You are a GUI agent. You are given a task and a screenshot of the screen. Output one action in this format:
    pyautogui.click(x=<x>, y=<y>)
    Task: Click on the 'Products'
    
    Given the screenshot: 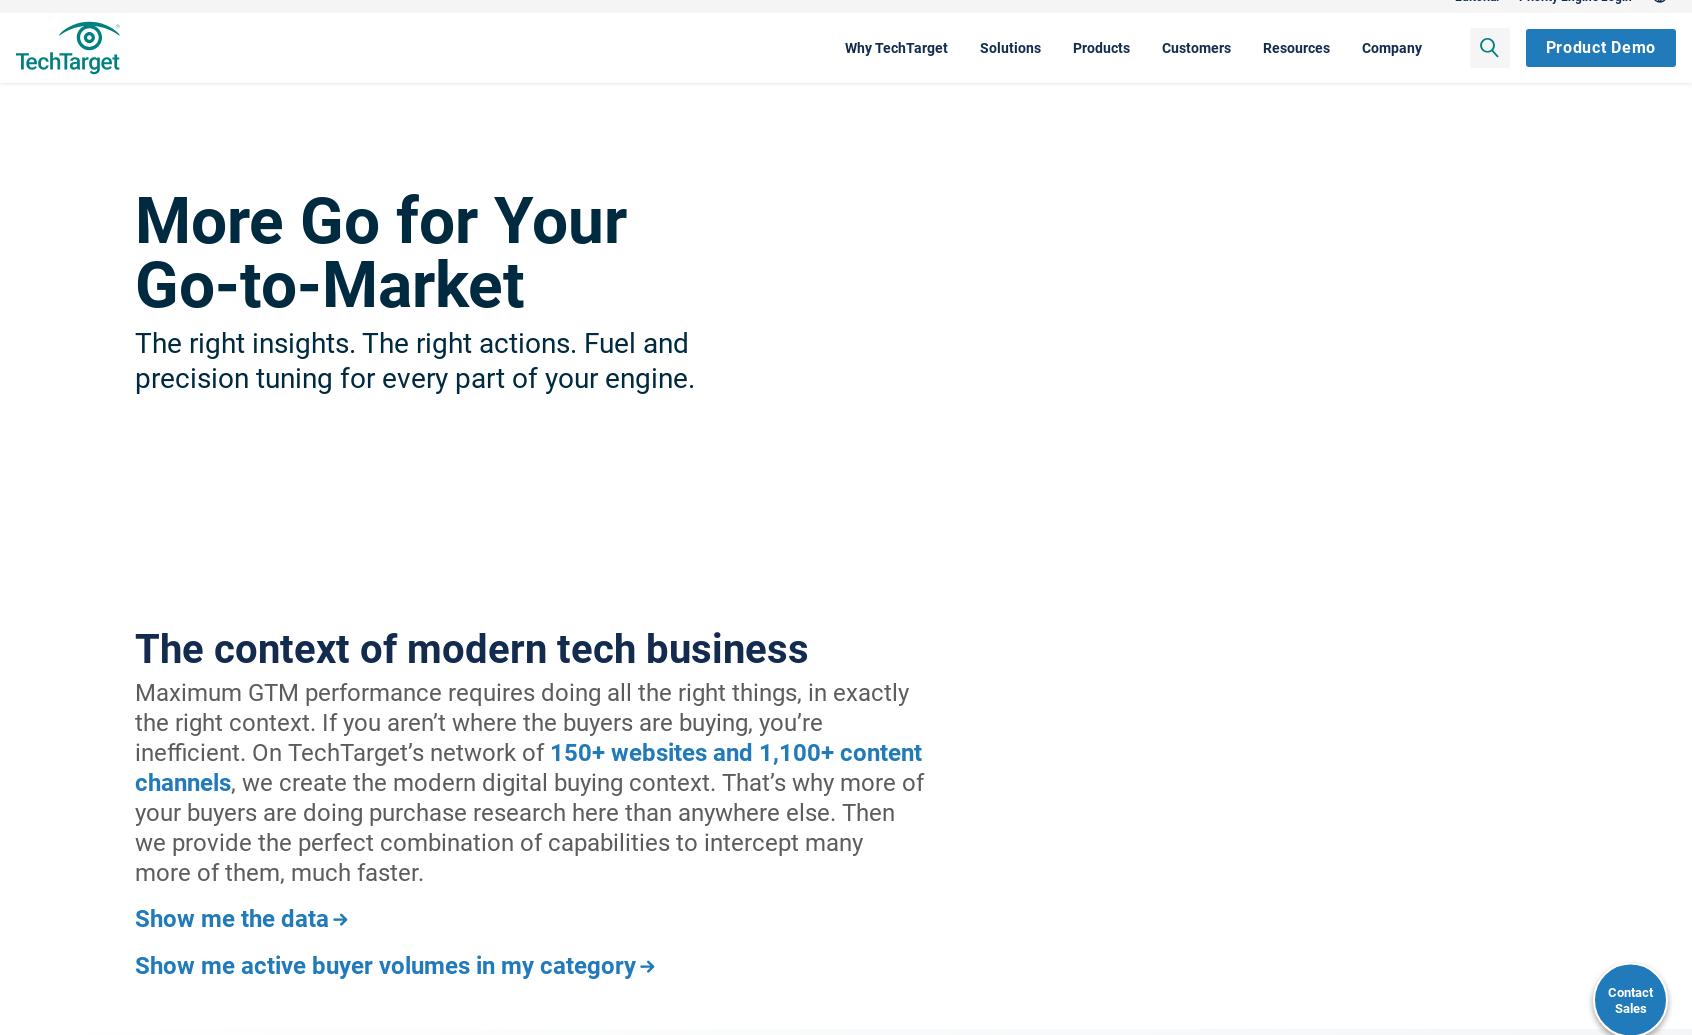 What is the action you would take?
    pyautogui.click(x=981, y=66)
    